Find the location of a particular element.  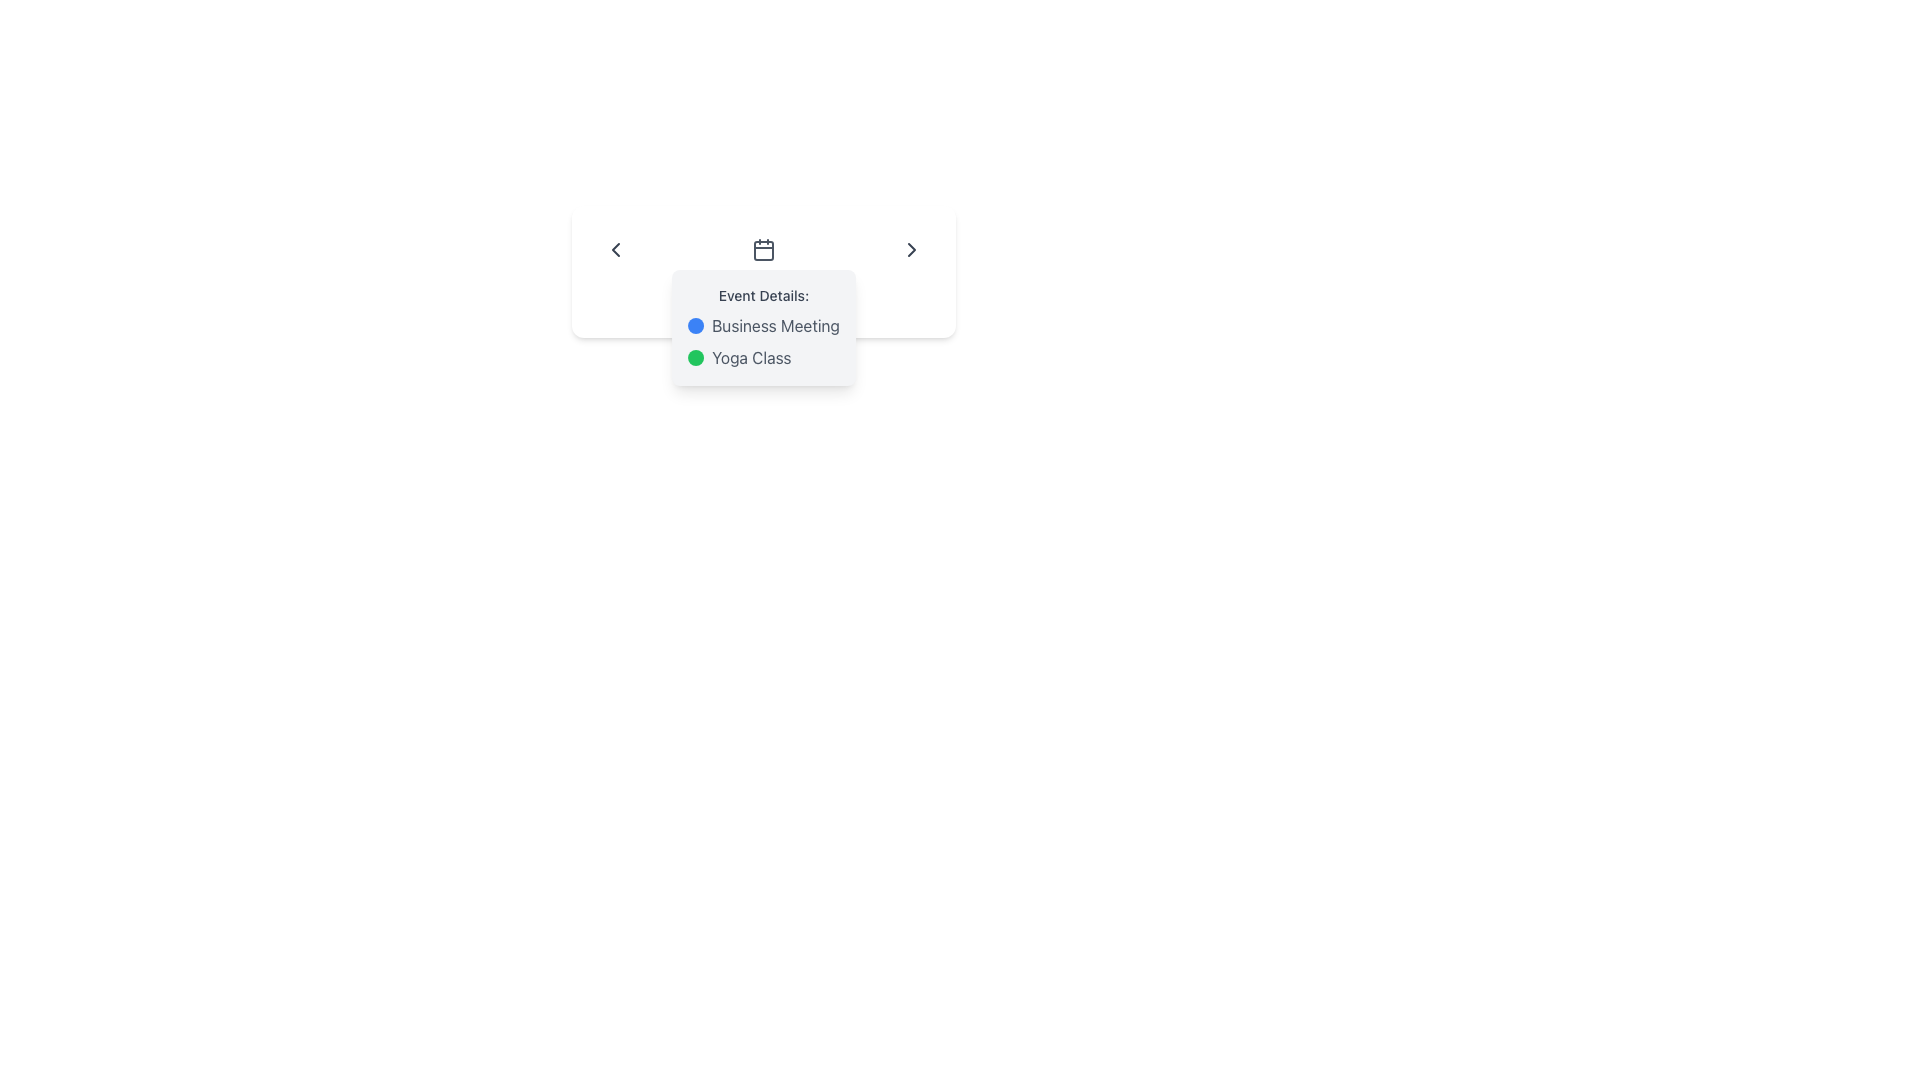

the 'Business Meeting' text item with a gray font and a small rounded blue indicator to its left, which is the first item in the list is located at coordinates (762, 325).